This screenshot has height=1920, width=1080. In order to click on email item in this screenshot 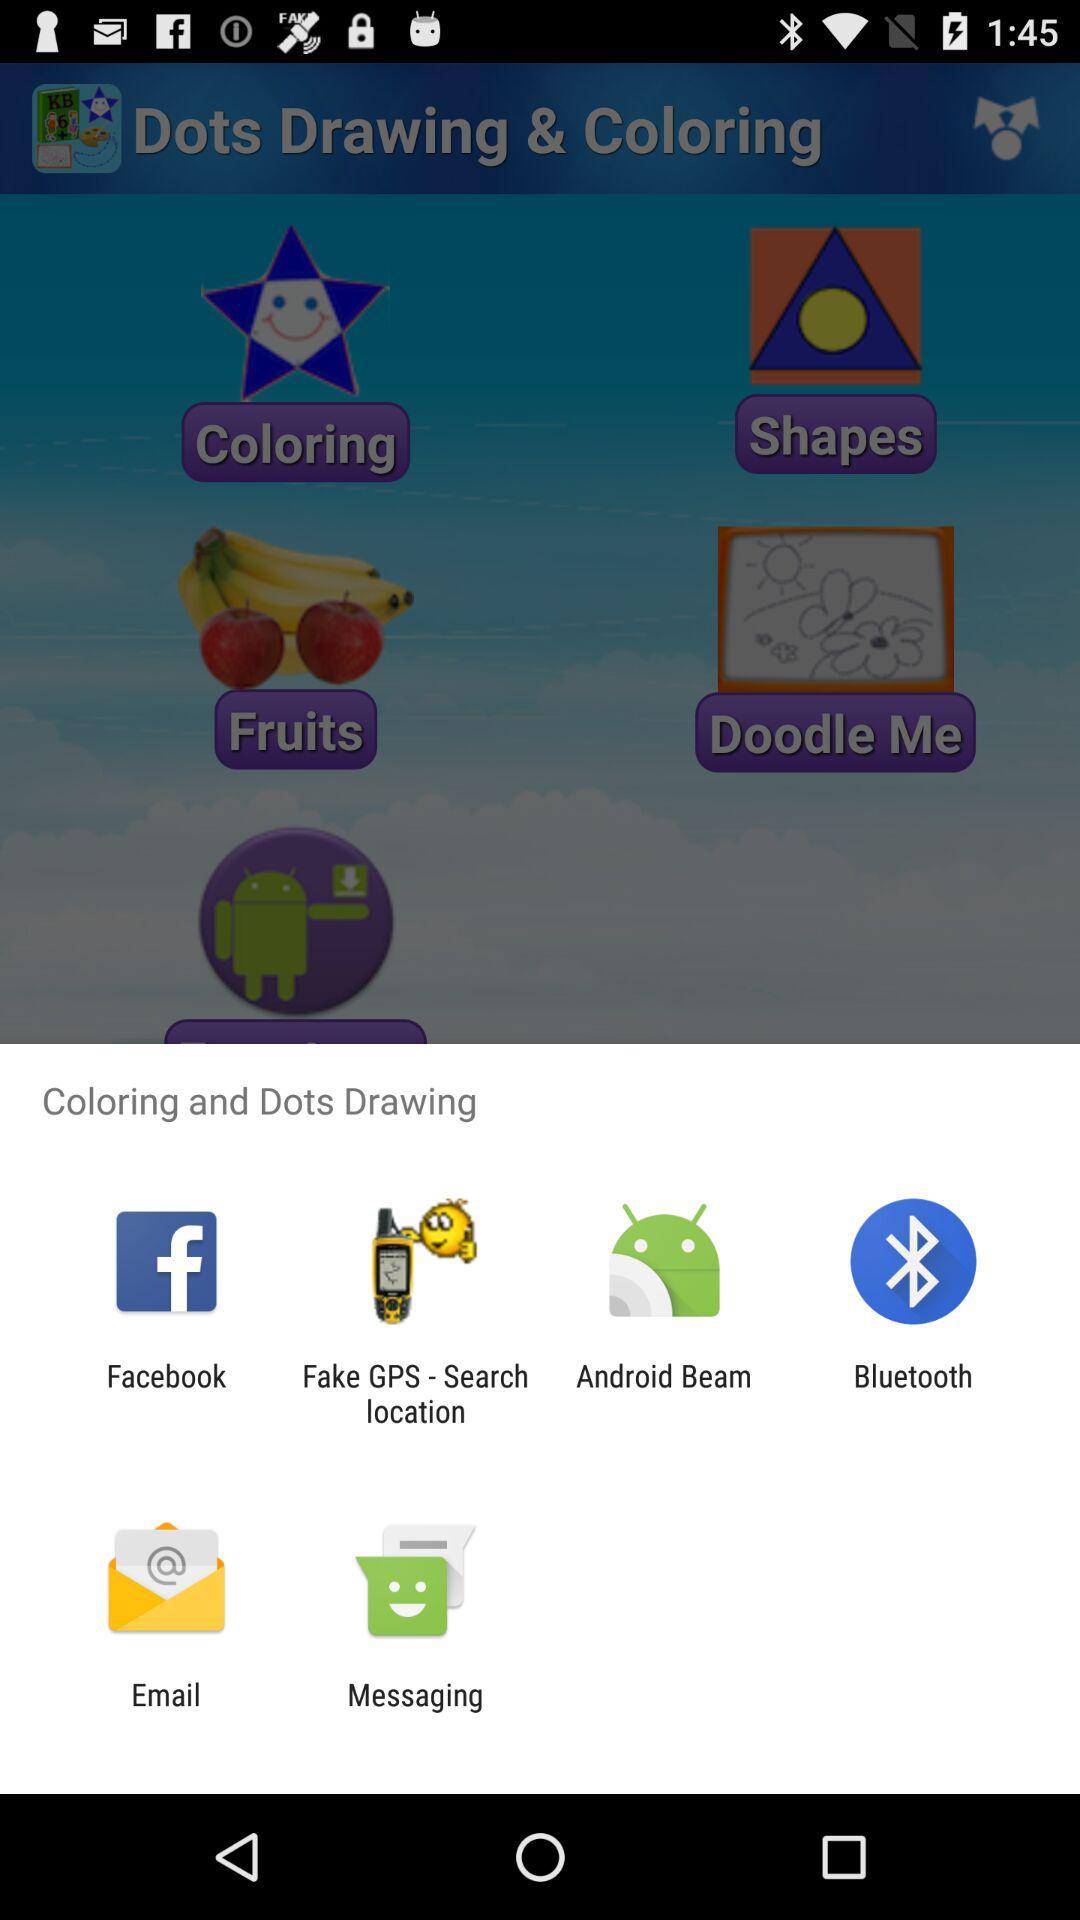, I will do `click(165, 1711)`.